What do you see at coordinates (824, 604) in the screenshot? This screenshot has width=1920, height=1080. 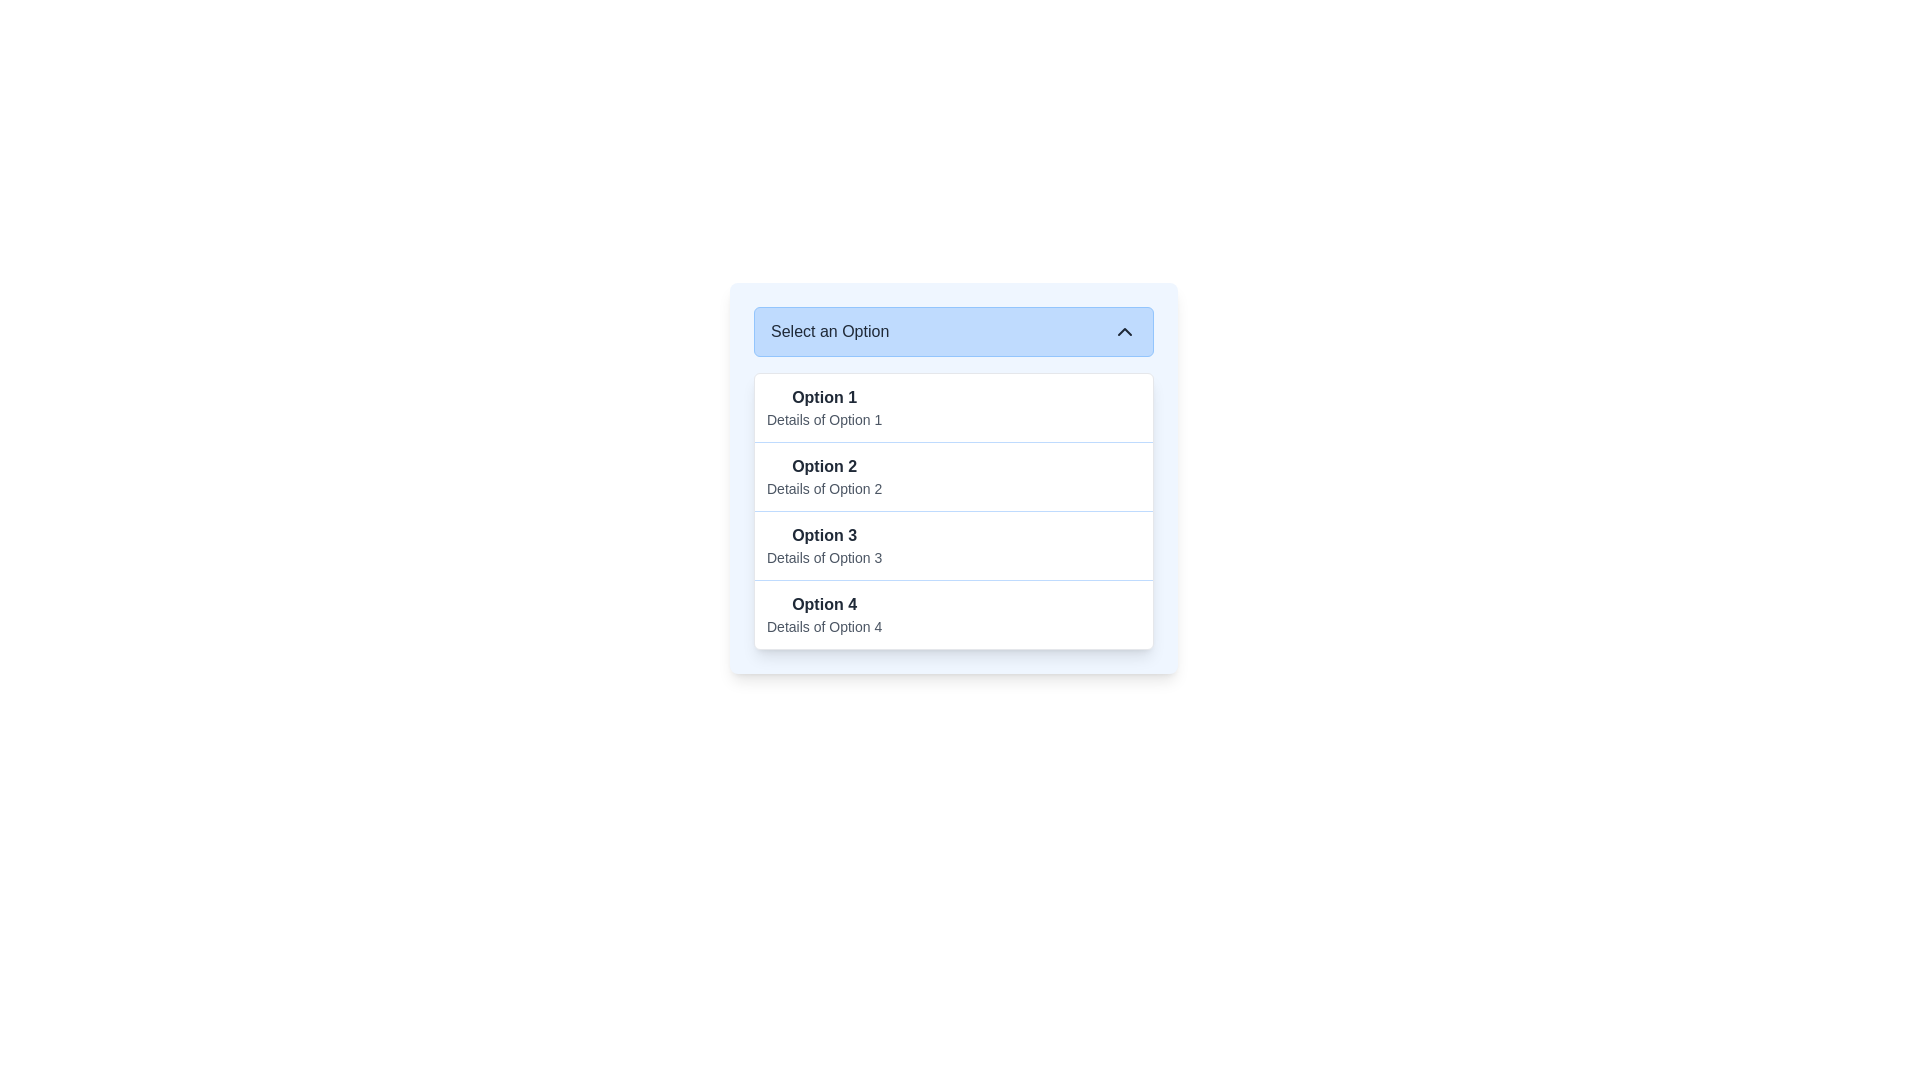 I see `the text label displaying 'Option 4' in bold with a dark gray font, located above the text 'Details of Option 4' in the dropdown menu` at bounding box center [824, 604].